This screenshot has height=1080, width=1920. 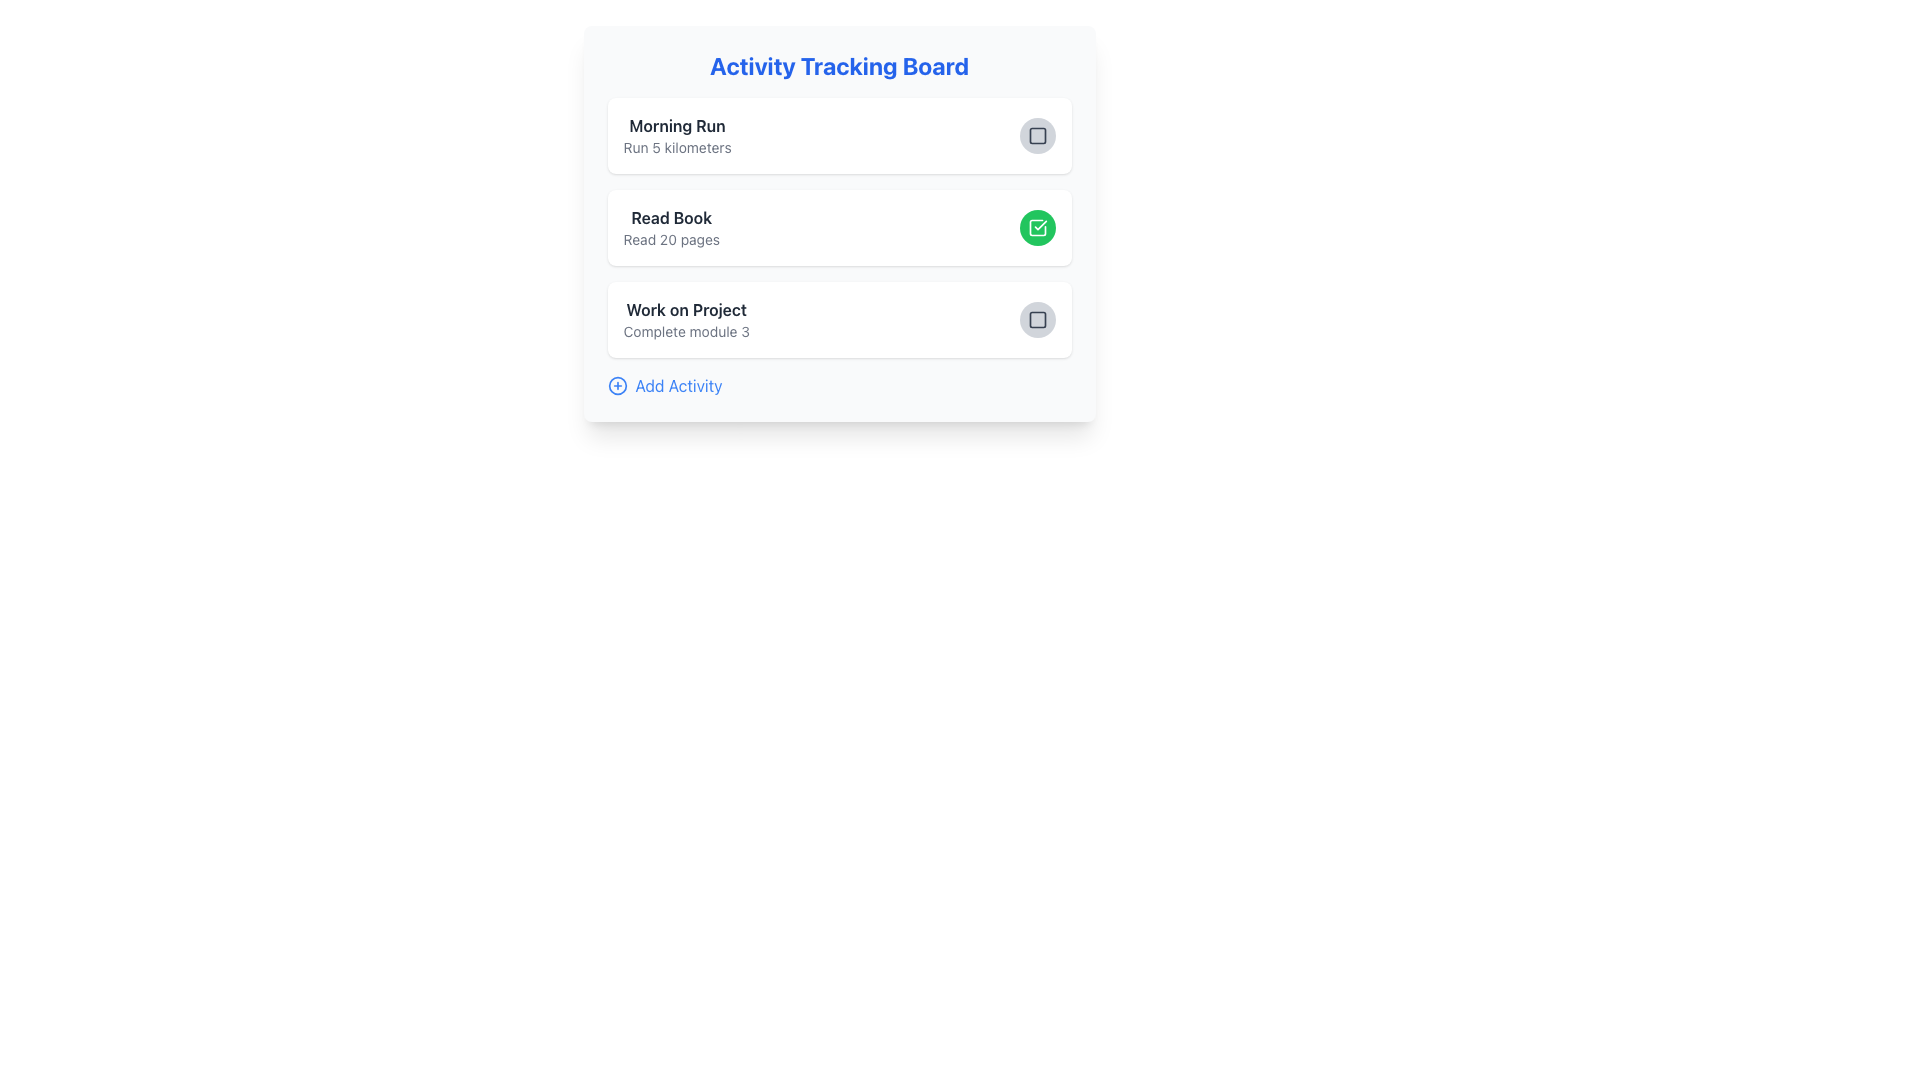 I want to click on the button located to the far right of the 'Morning Run' activity card in the 'Activity Tracking Board' panel, so click(x=1037, y=135).